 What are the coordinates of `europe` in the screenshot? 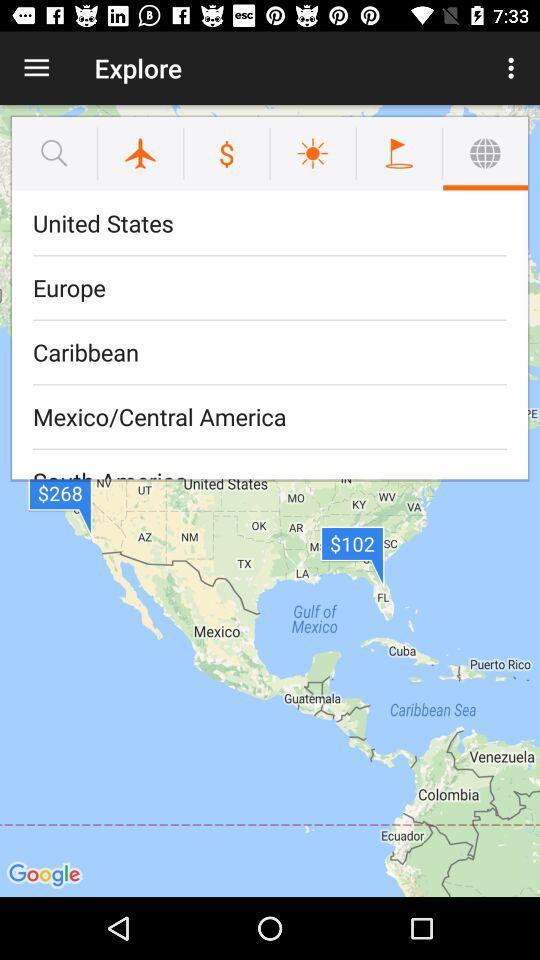 It's located at (270, 287).